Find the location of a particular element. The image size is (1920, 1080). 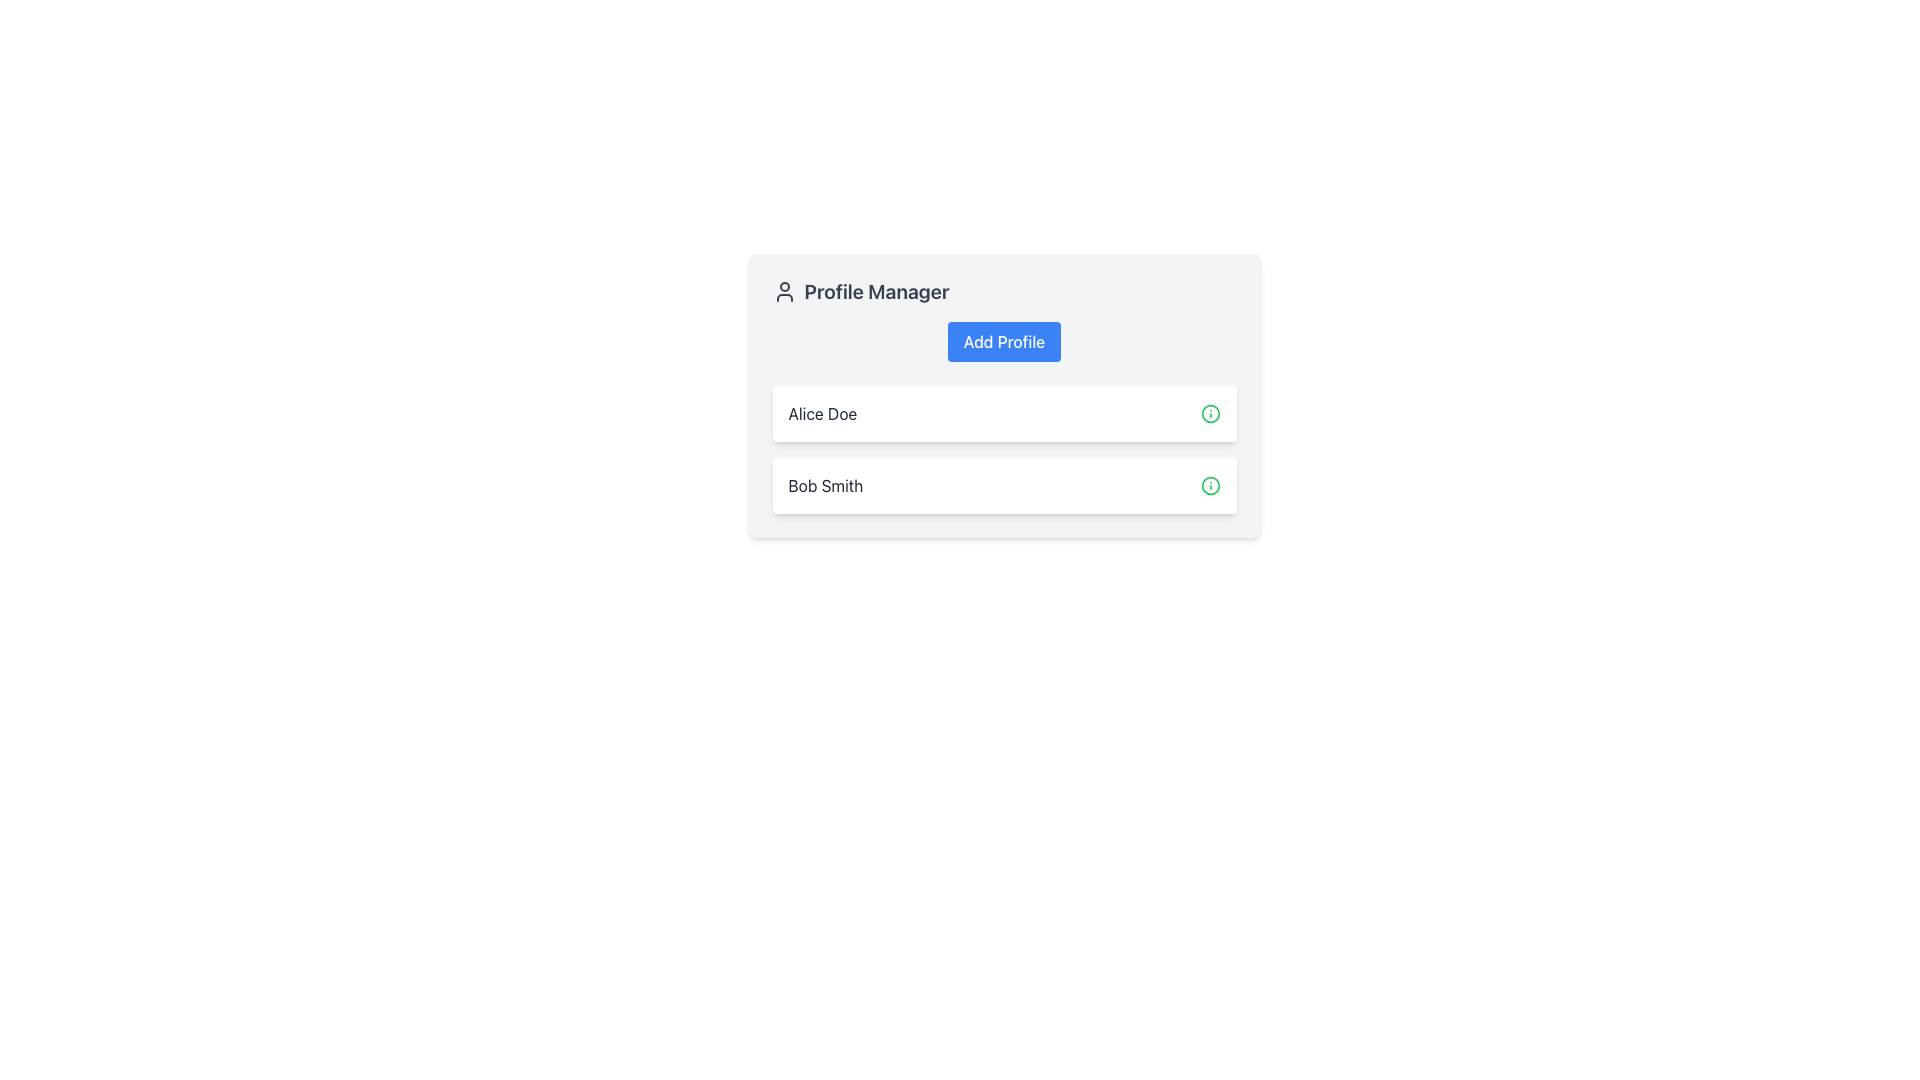

the button located within the 'Profile Manager' section, directly beneath the 'Profile Manager' title is located at coordinates (1004, 341).